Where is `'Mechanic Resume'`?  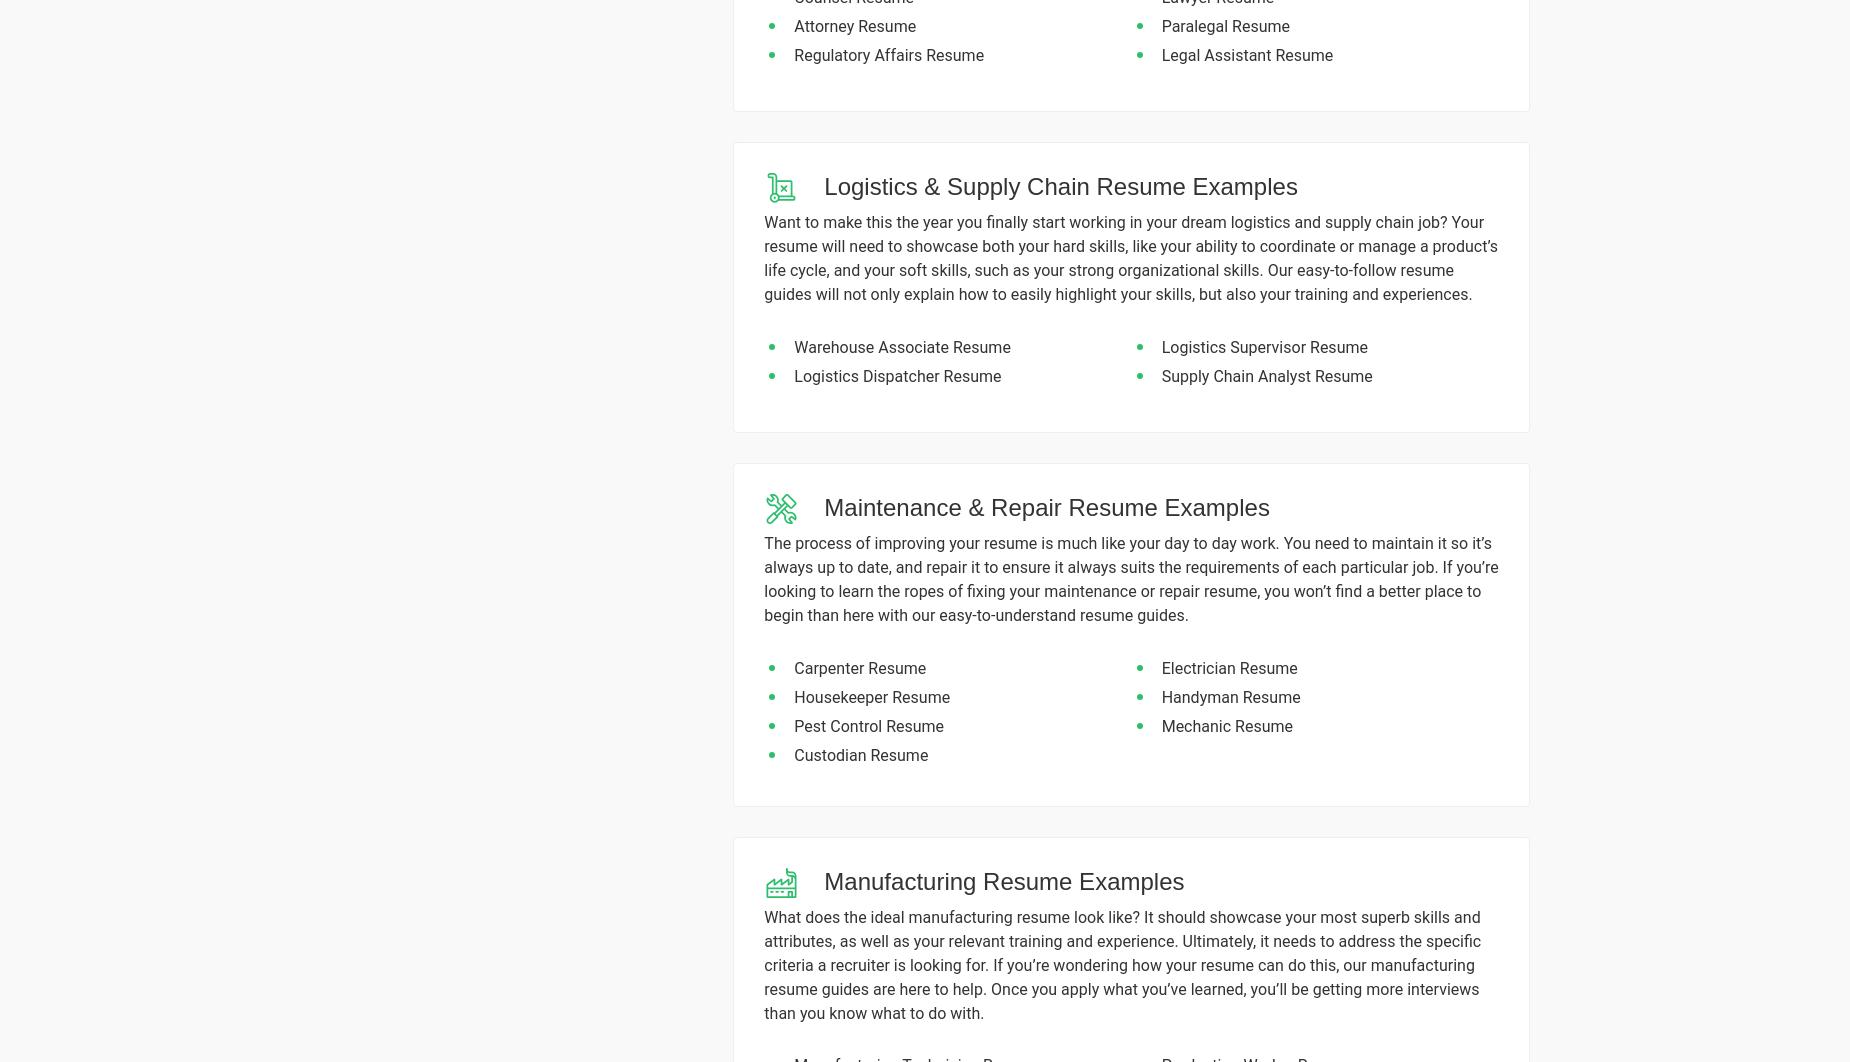 'Mechanic Resume' is located at coordinates (1160, 725).